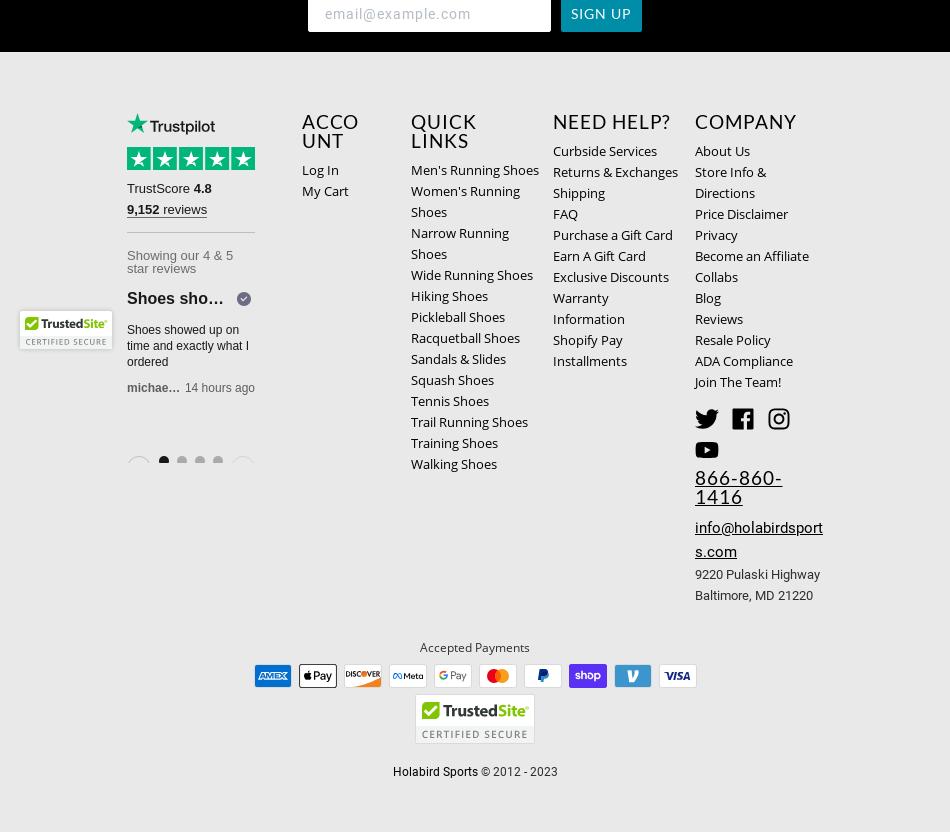 Image resolution: width=950 pixels, height=832 pixels. Describe the element at coordinates (552, 350) in the screenshot. I see `'Shopify Pay Installments'` at that location.